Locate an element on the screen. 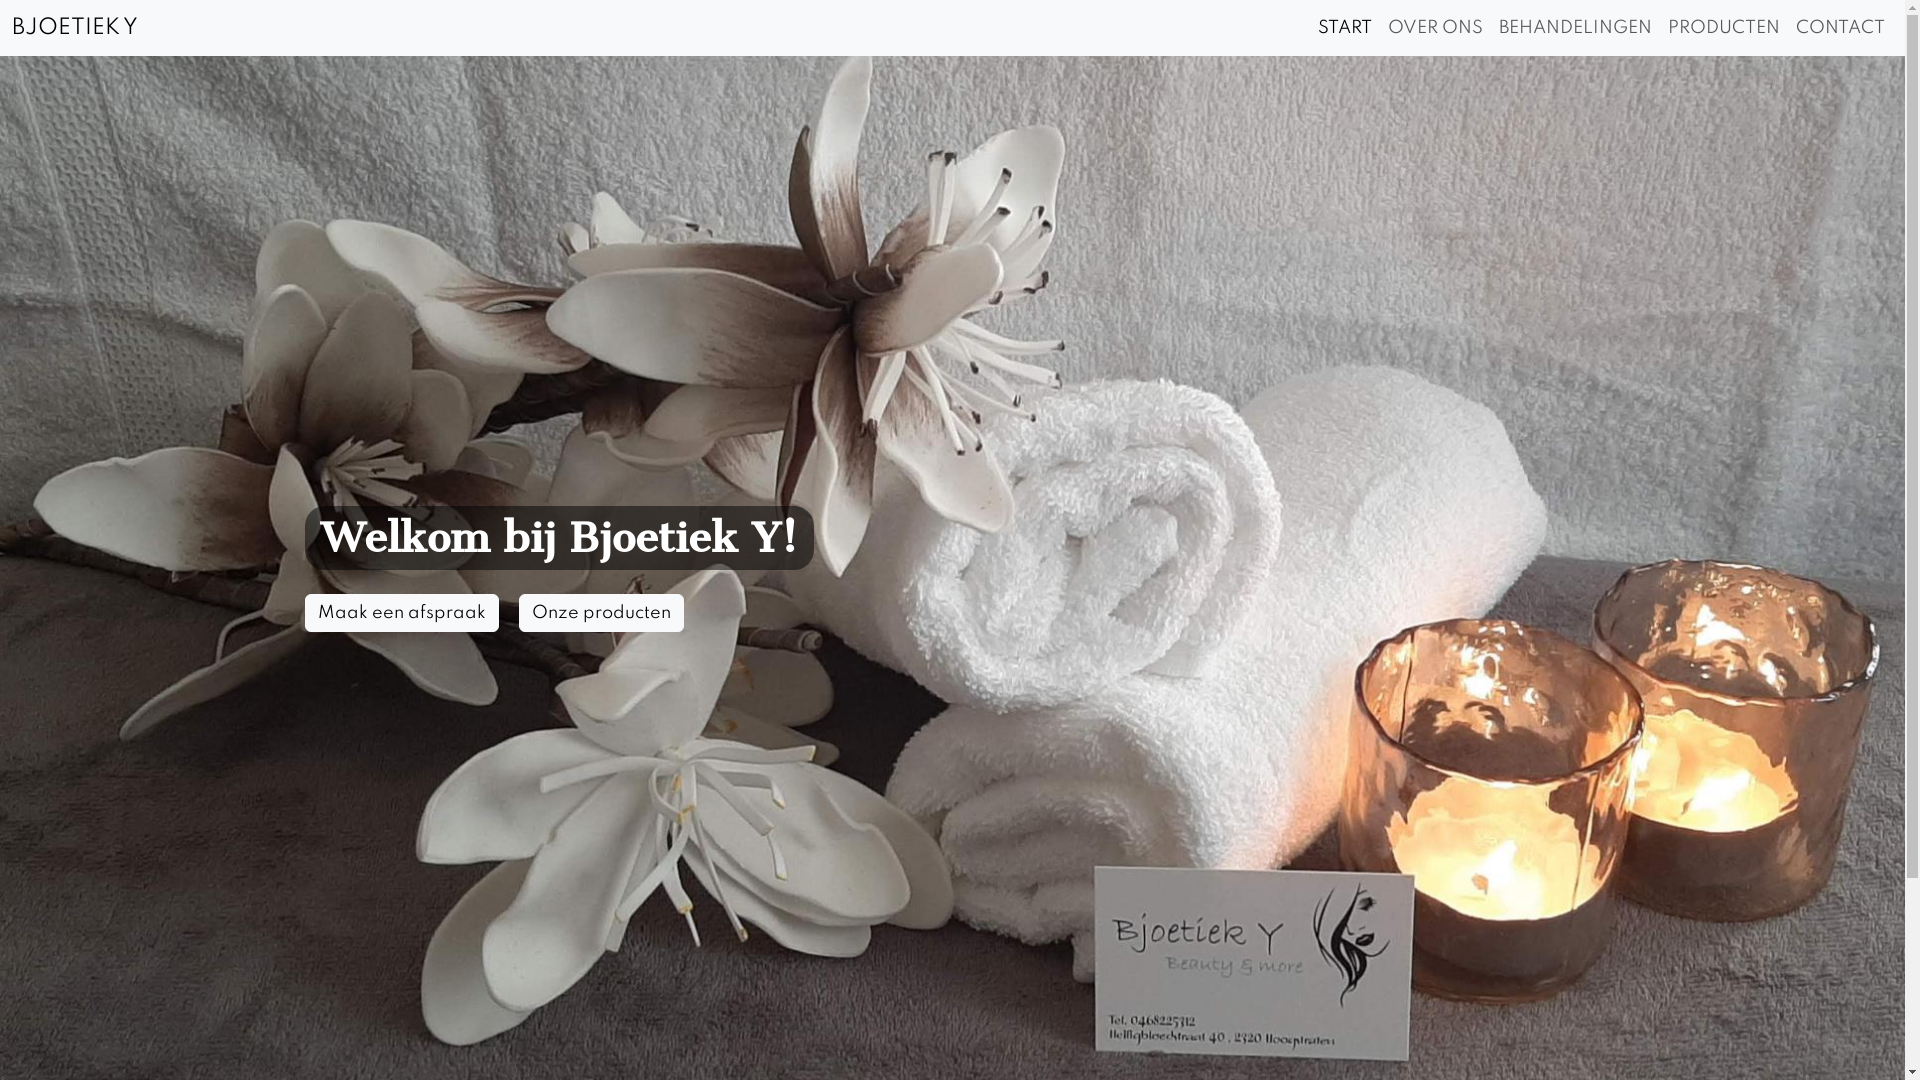 This screenshot has height=1080, width=1920. 'BJOETIEK Y' is located at coordinates (75, 27).